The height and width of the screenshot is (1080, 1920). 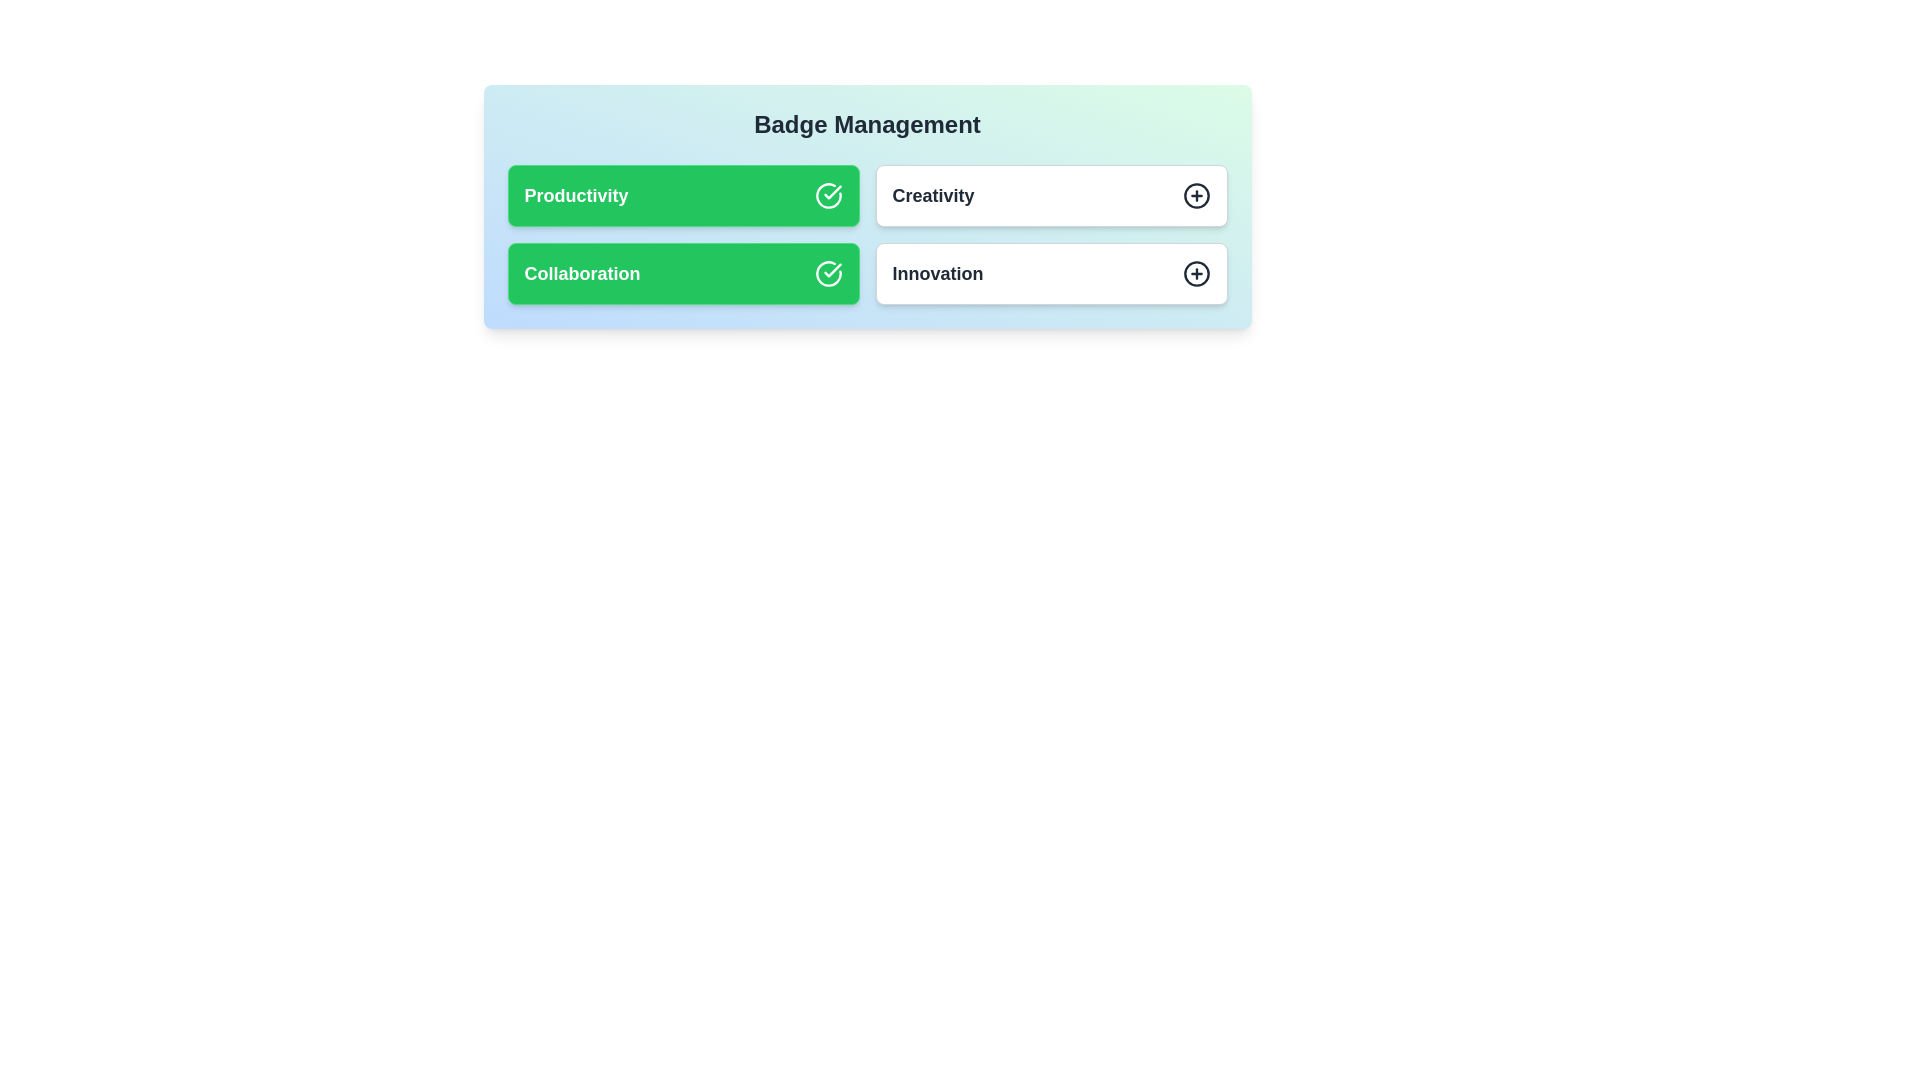 I want to click on the badge labeled Innovation, so click(x=1050, y=273).